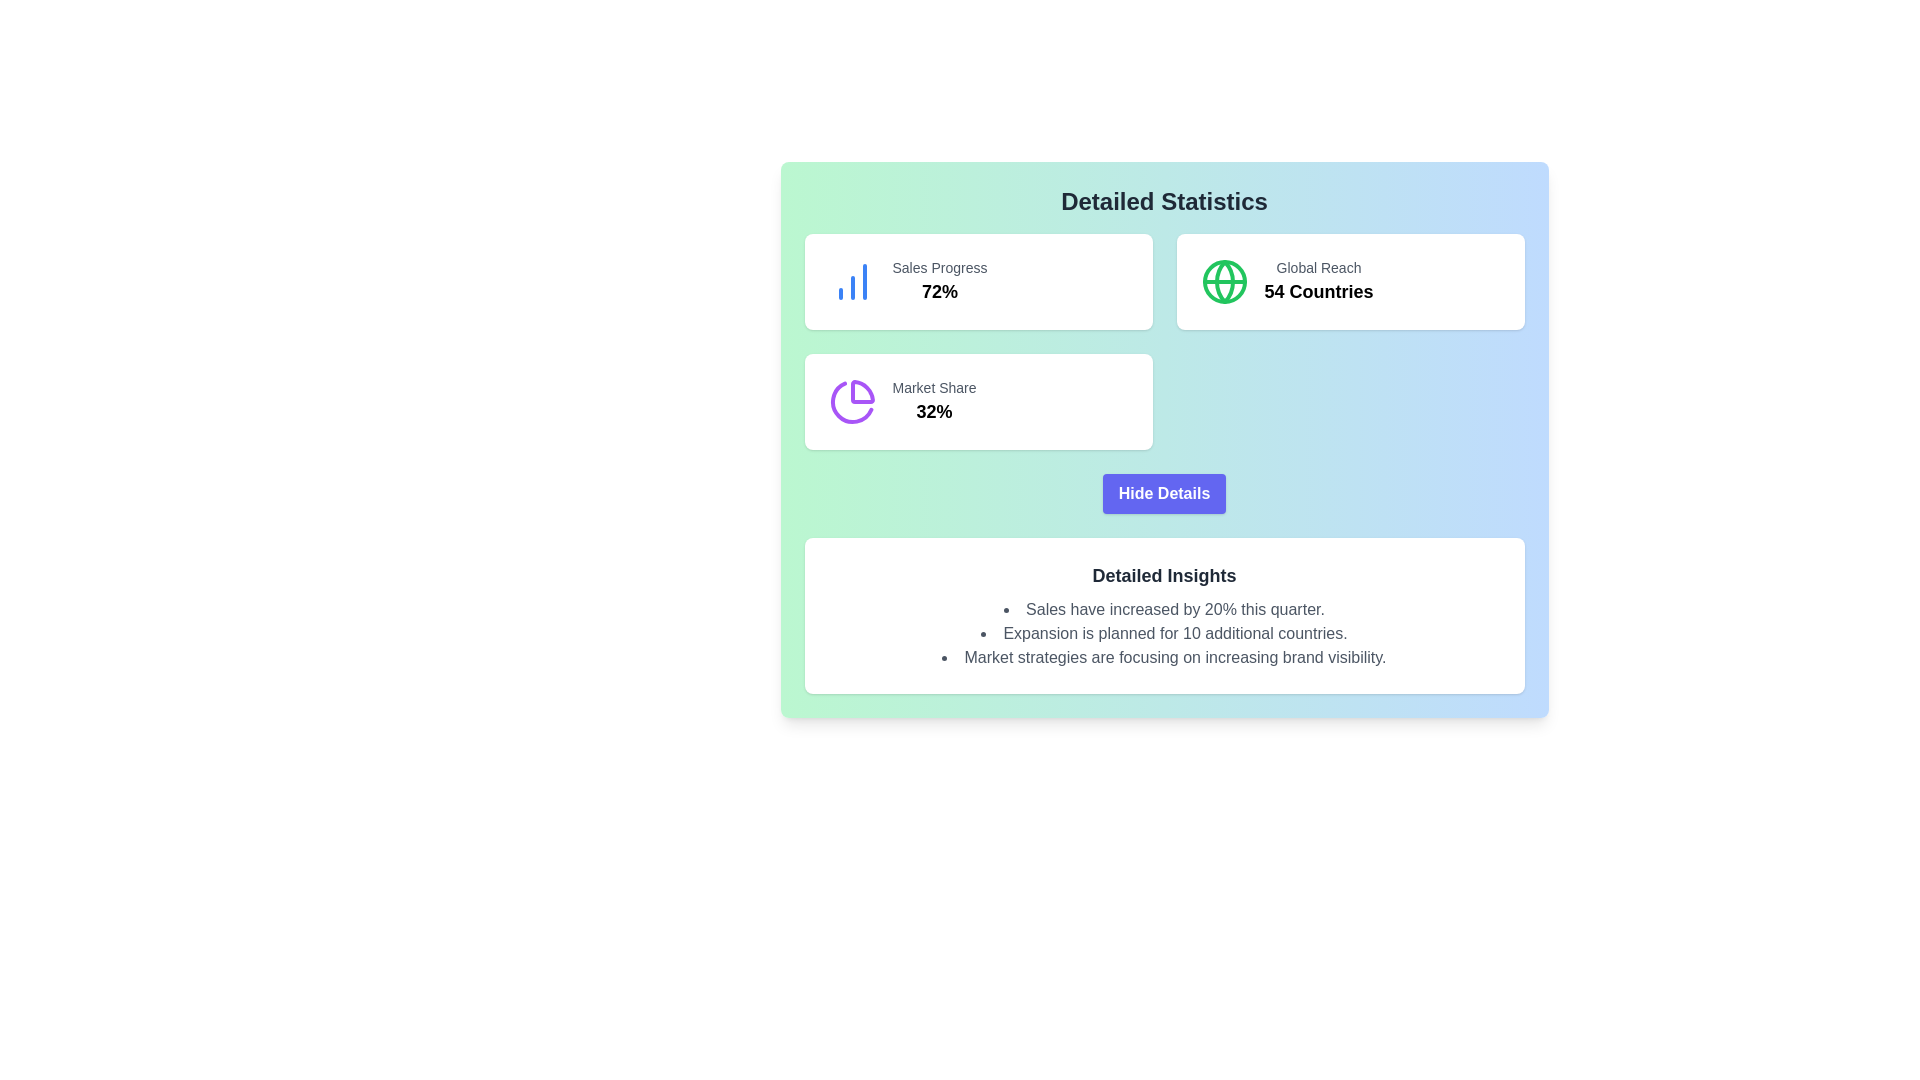  What do you see at coordinates (1164, 201) in the screenshot?
I see `text of the header or title located at the top of the section, which provides a label for the content below it` at bounding box center [1164, 201].